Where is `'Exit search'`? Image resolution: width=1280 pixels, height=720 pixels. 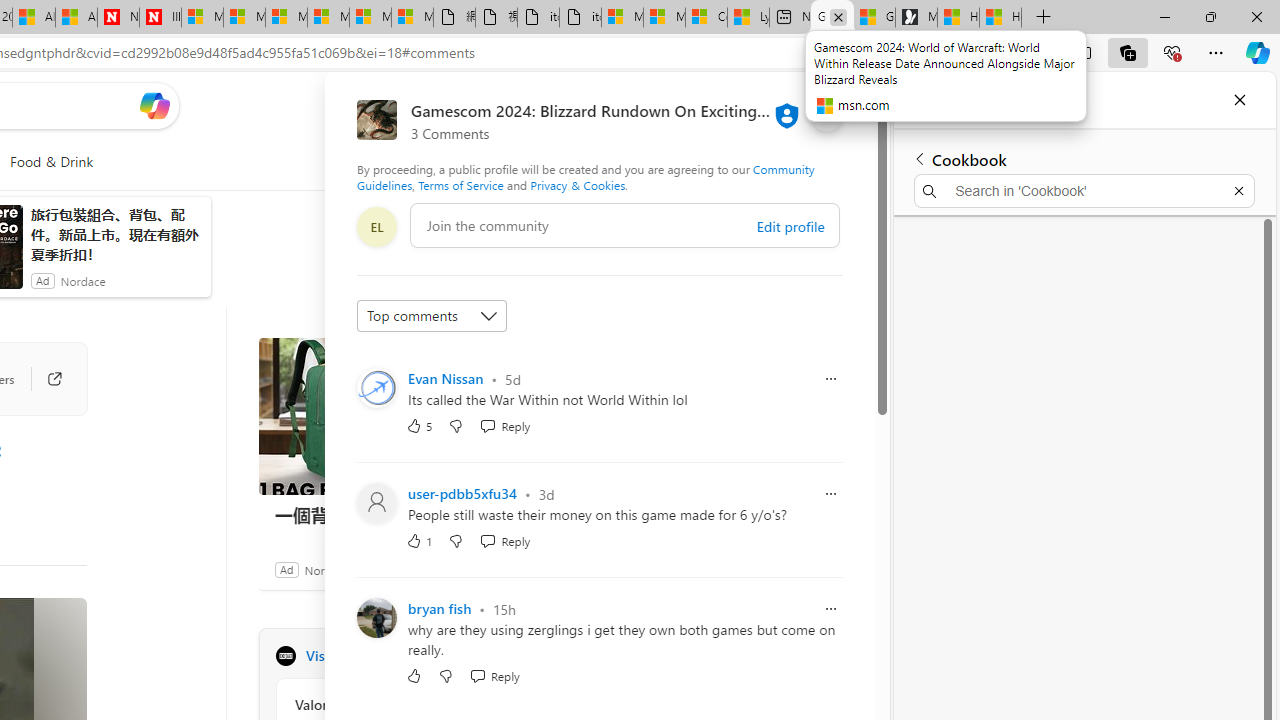 'Exit search' is located at coordinates (1238, 191).